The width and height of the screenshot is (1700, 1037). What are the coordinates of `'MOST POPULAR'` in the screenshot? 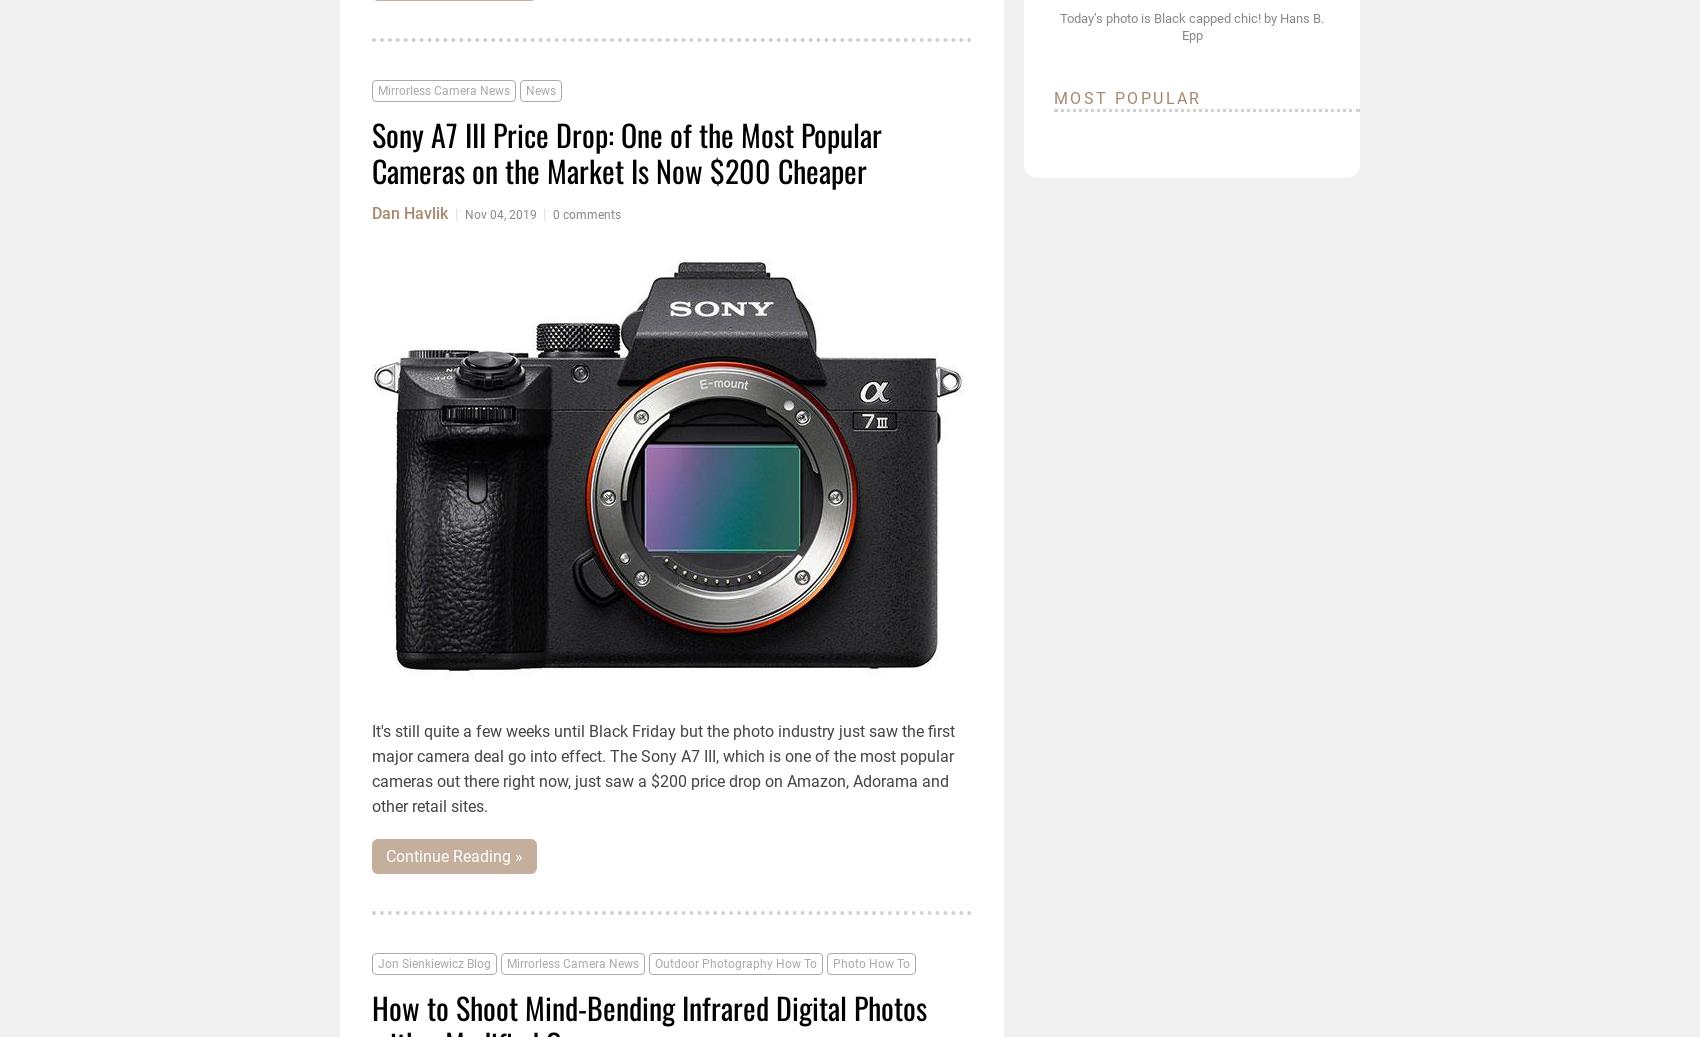 It's located at (1127, 97).